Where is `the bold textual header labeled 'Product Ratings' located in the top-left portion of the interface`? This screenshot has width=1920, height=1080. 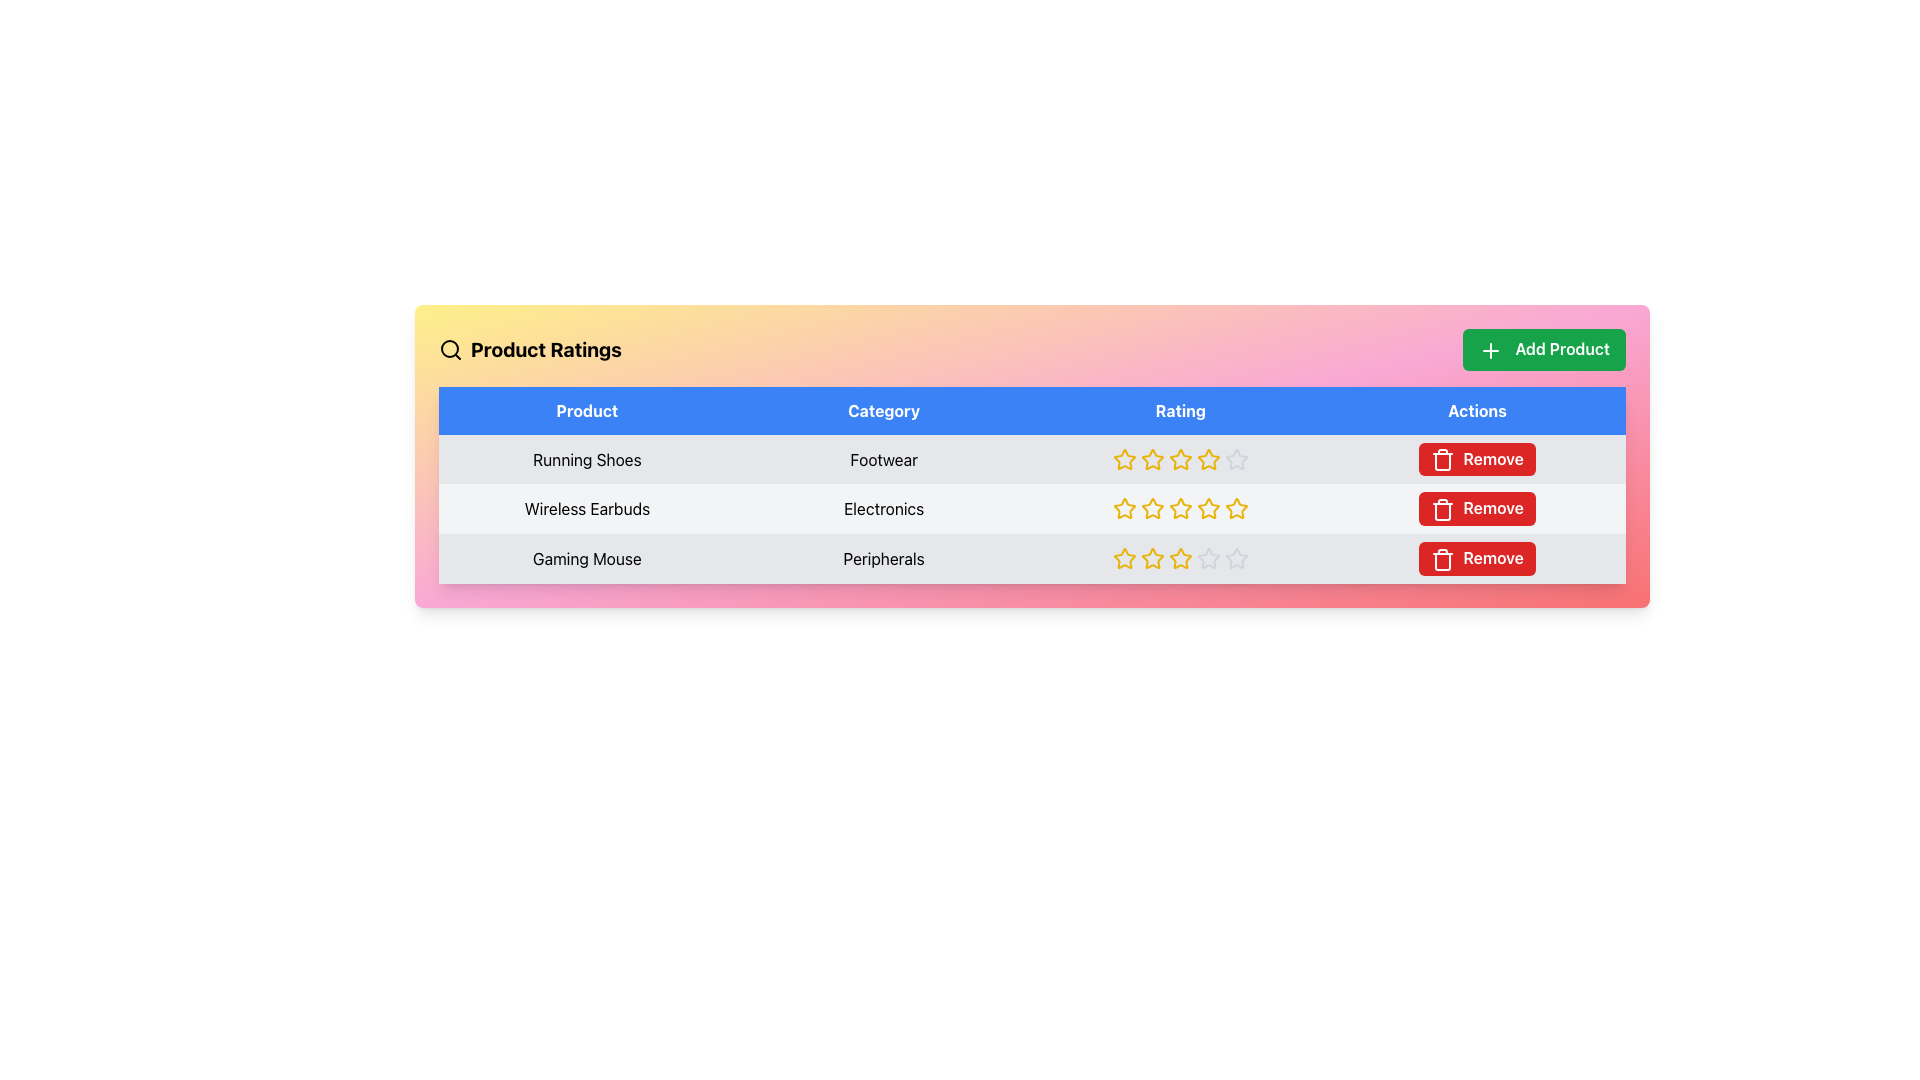
the bold textual header labeled 'Product Ratings' located in the top-left portion of the interface is located at coordinates (546, 348).